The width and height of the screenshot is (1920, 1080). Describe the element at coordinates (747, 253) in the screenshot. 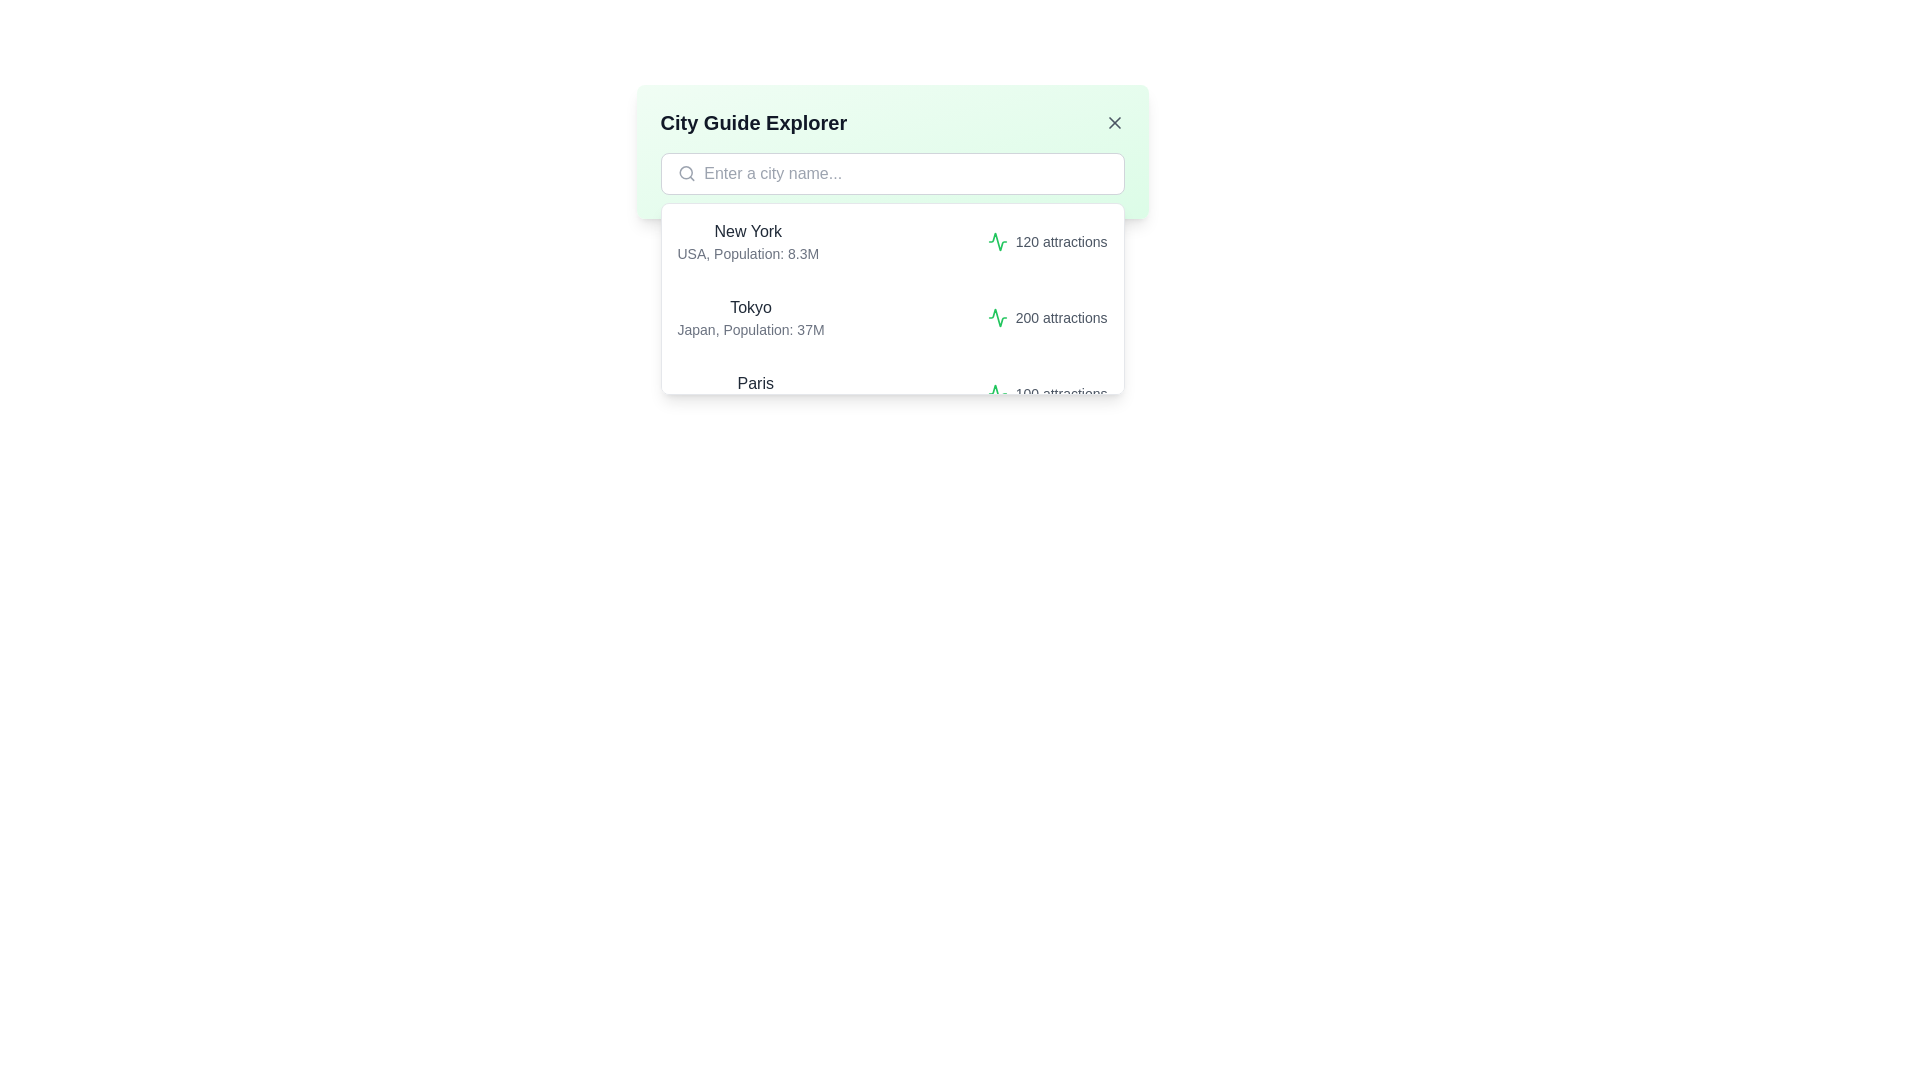

I see `textual content displaying 'USA, Population: 8.3M' located directly below the 'New York' title in the city list for information retrieval` at that location.